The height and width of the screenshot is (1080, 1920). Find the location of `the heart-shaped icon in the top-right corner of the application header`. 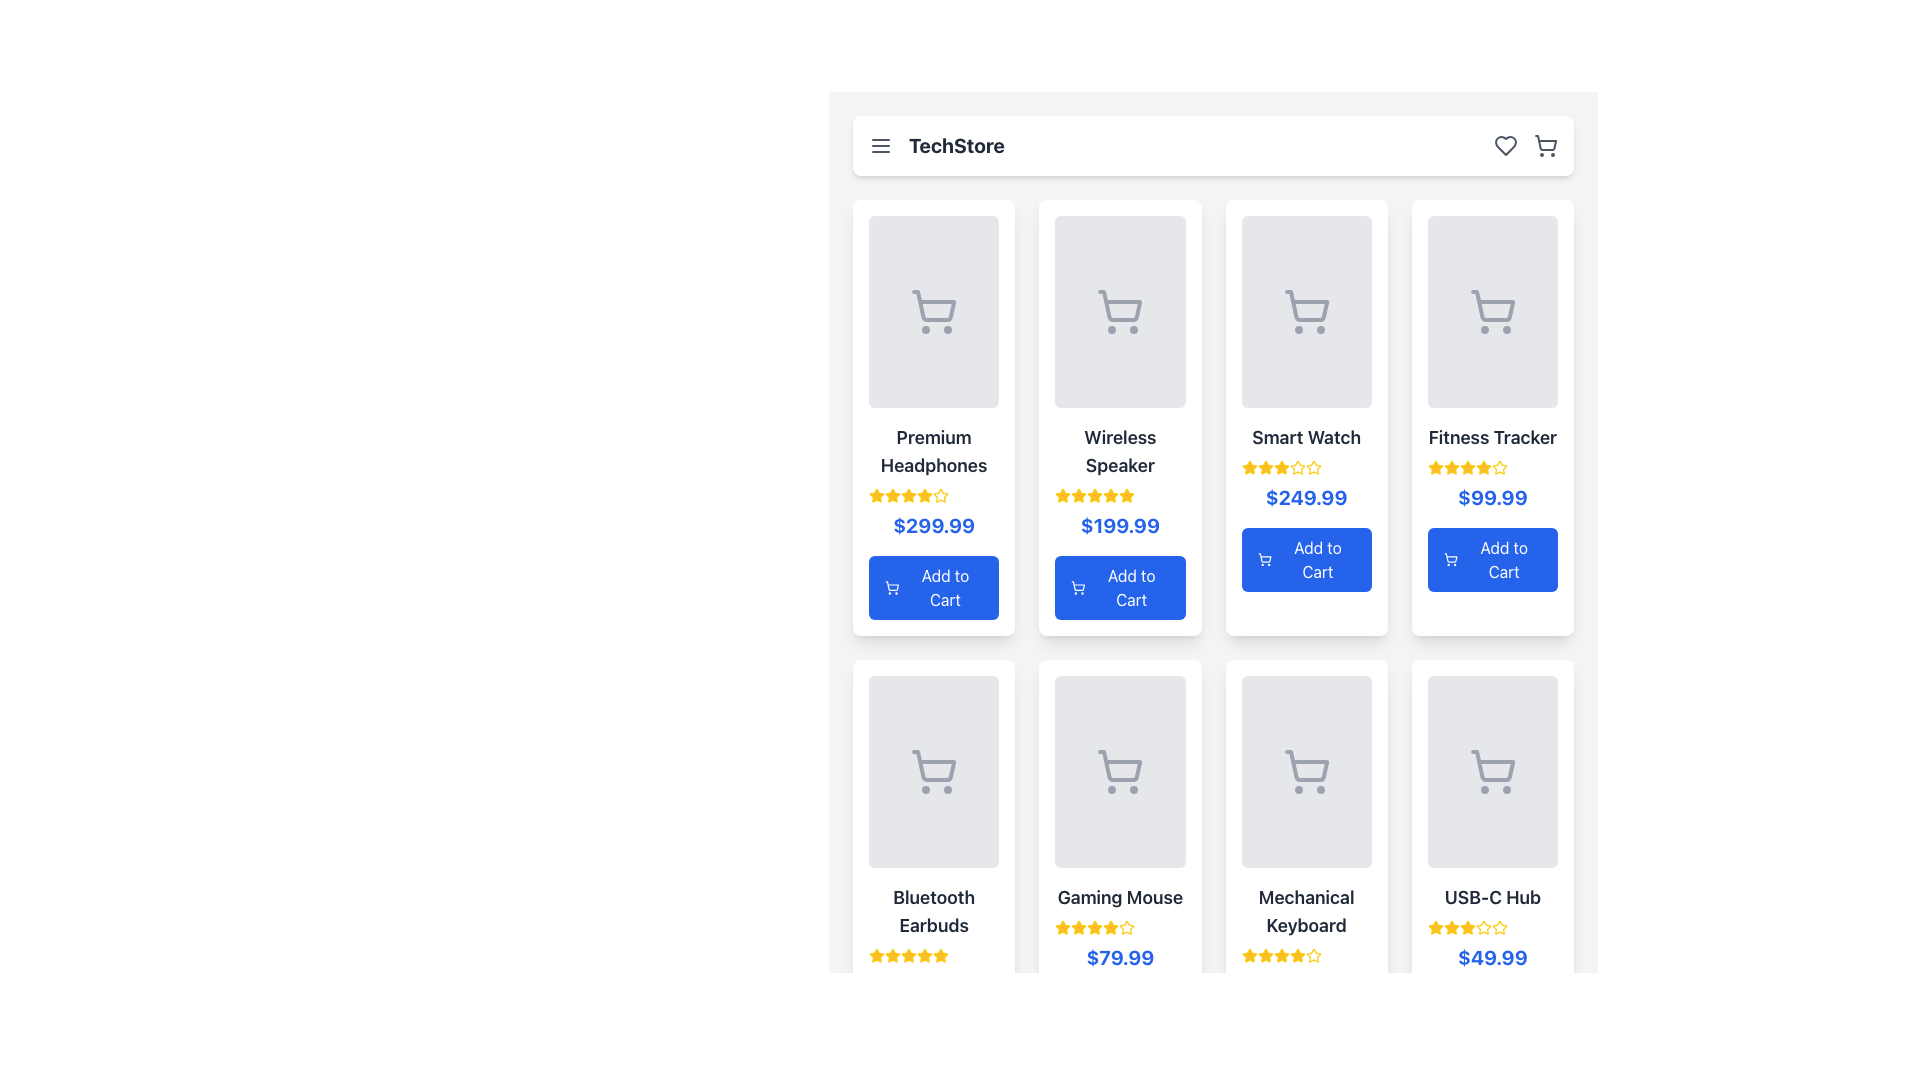

the heart-shaped icon in the top-right corner of the application header is located at coordinates (1506, 145).